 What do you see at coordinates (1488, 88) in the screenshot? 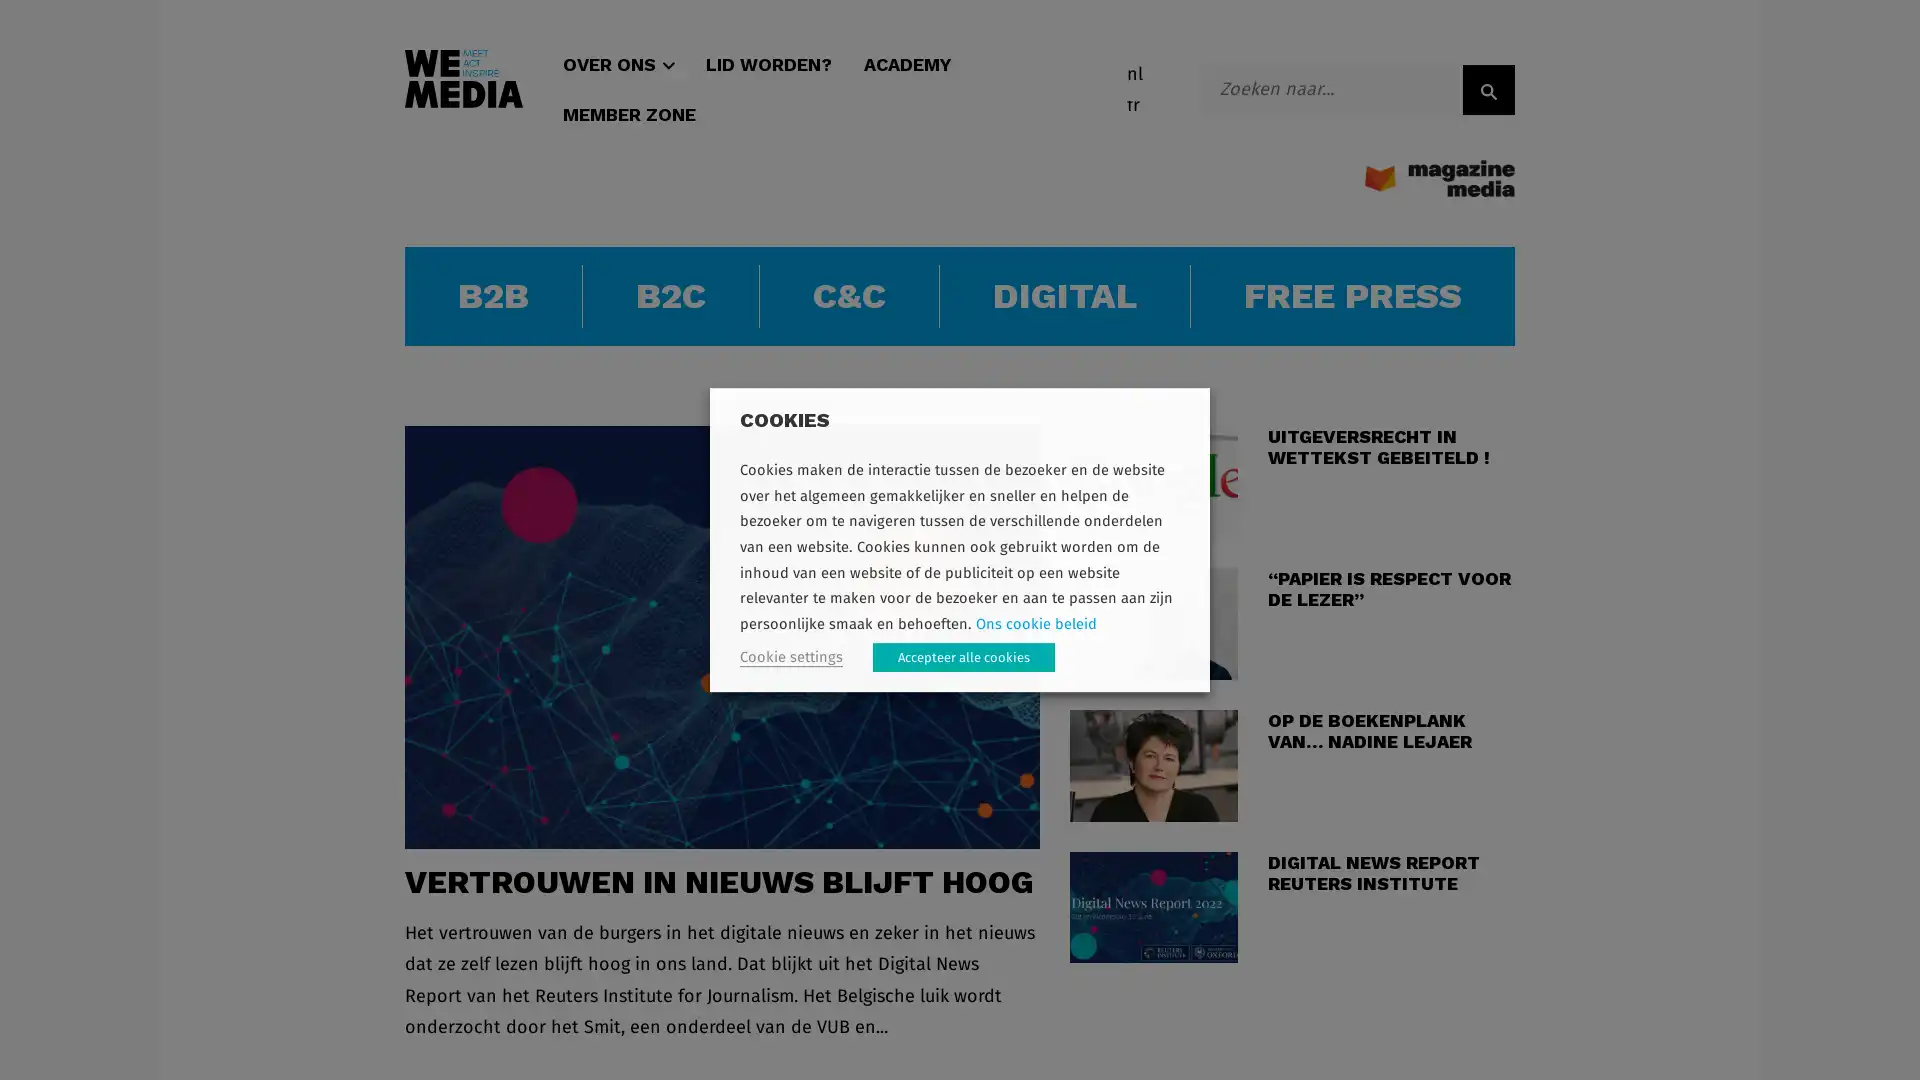
I see `ZOEK` at bounding box center [1488, 88].